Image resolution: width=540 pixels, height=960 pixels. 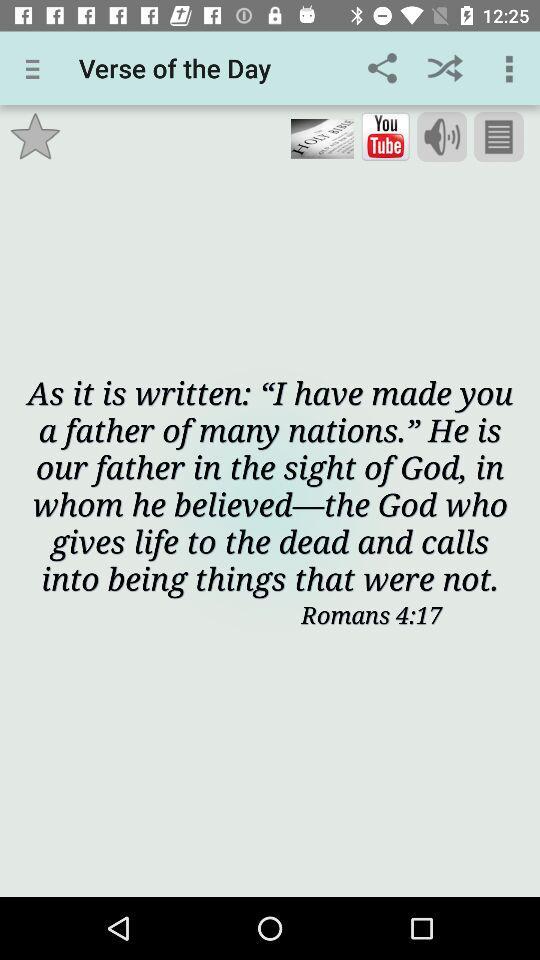 I want to click on the icon to the left of the verse of the, so click(x=36, y=68).